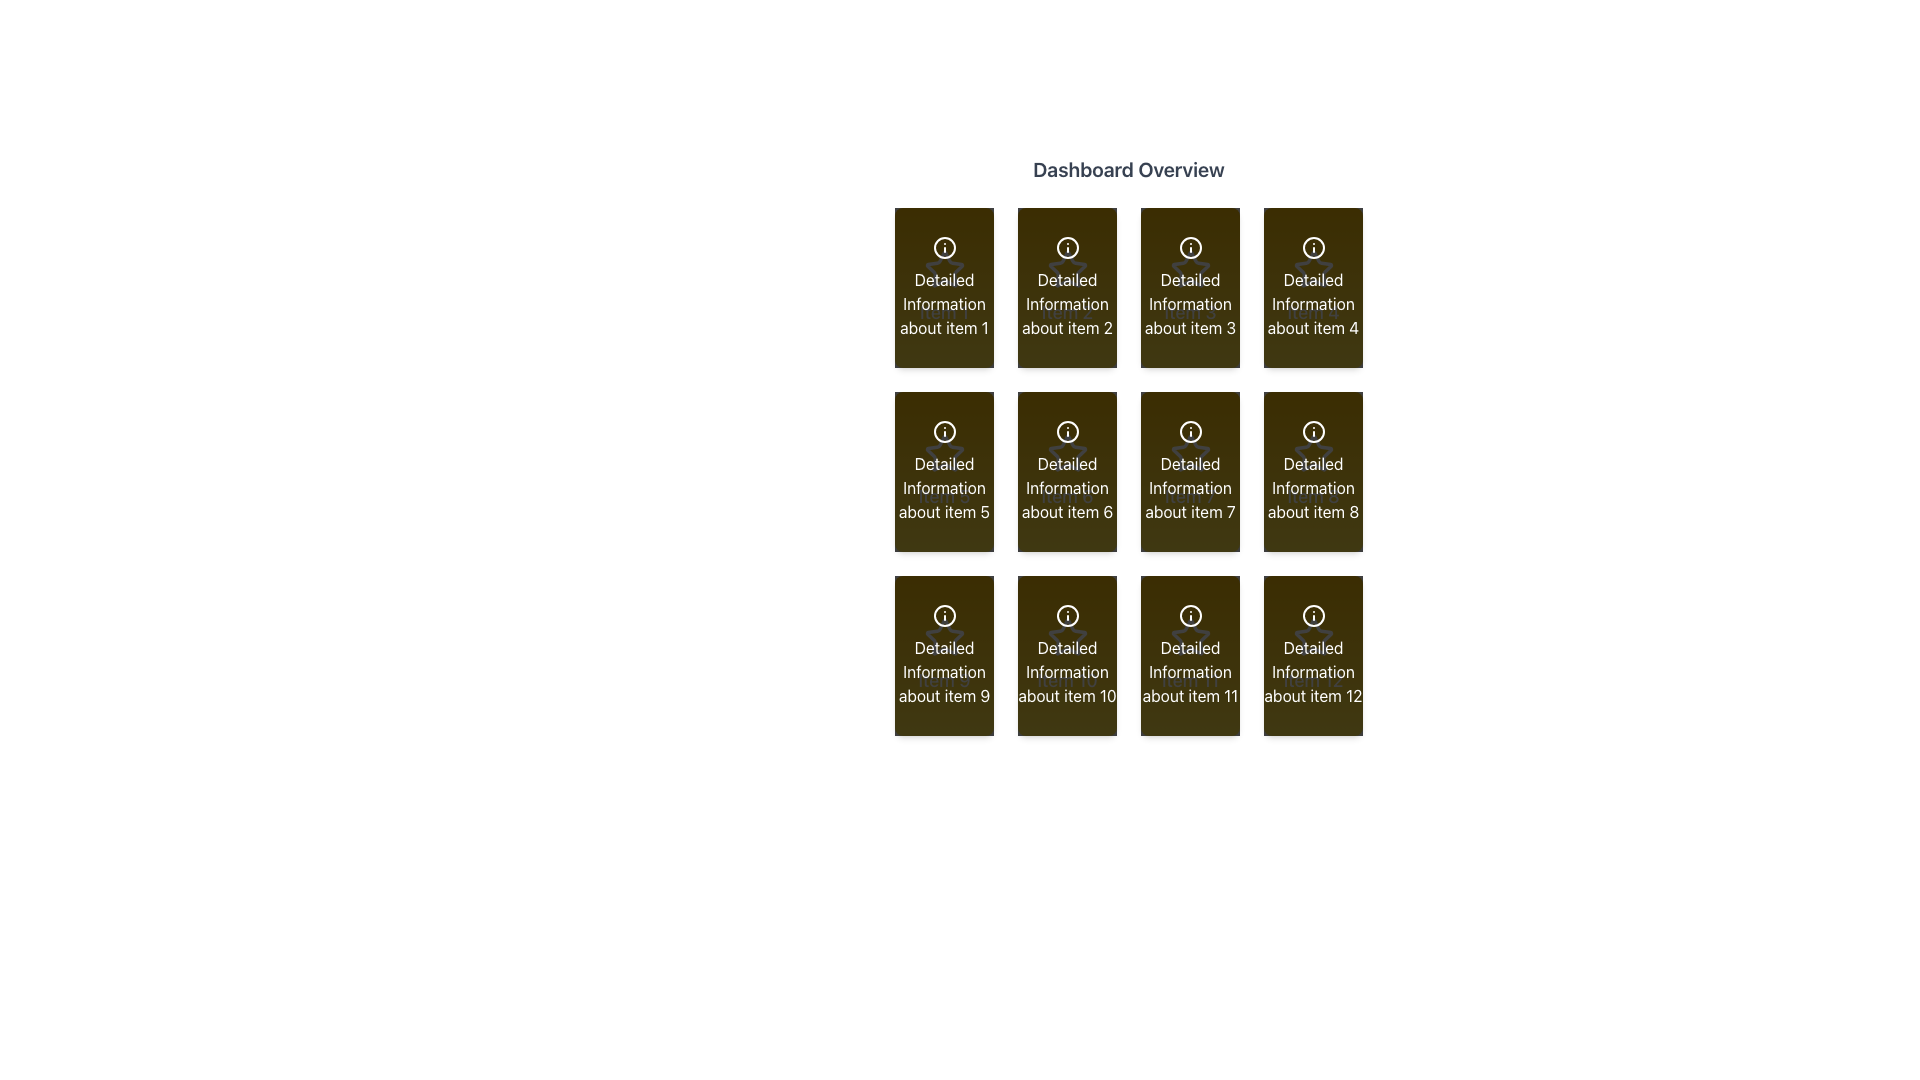 The image size is (1920, 1080). I want to click on the SVG Circle Element, which symbolizes information, located in the center of the icon on the second card in the first row of a 4x3 grid, so click(1066, 246).